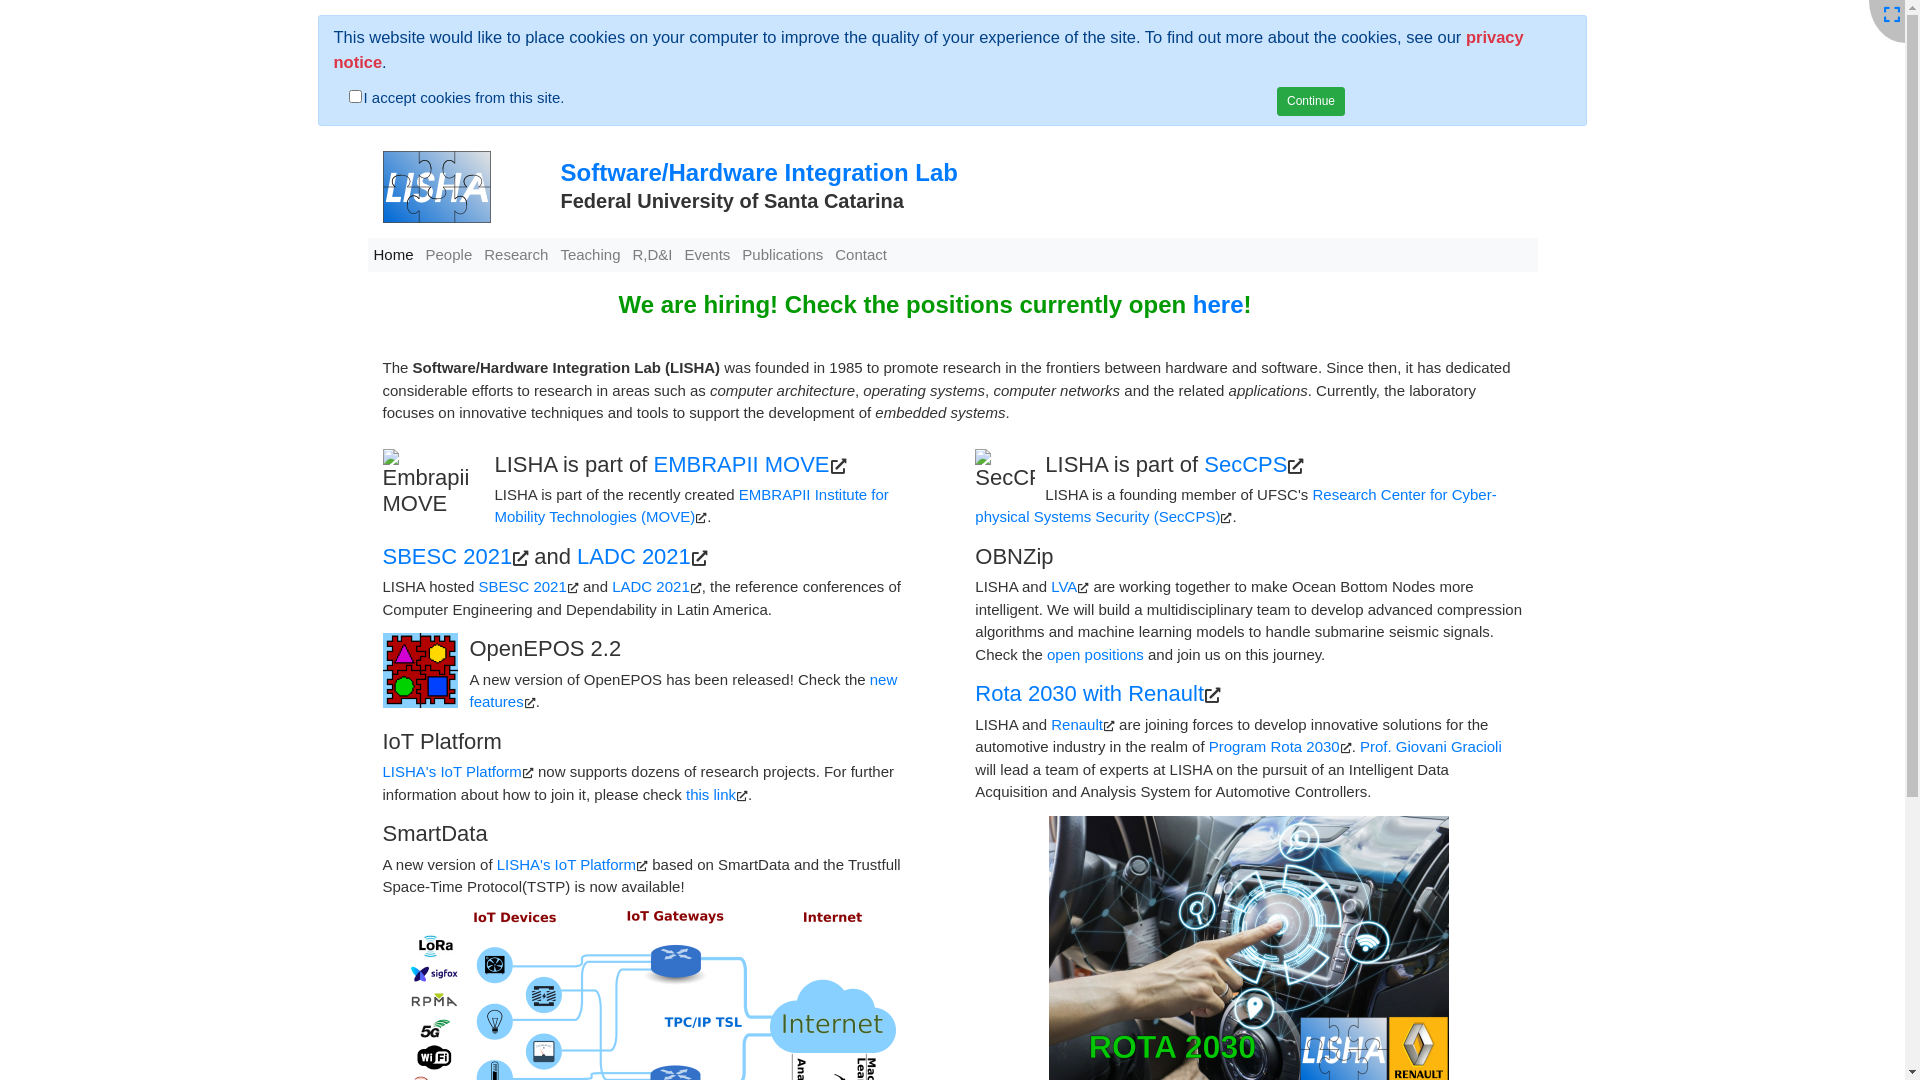  Describe the element at coordinates (757, 170) in the screenshot. I see `'Software/Hardware Integration Lab'` at that location.